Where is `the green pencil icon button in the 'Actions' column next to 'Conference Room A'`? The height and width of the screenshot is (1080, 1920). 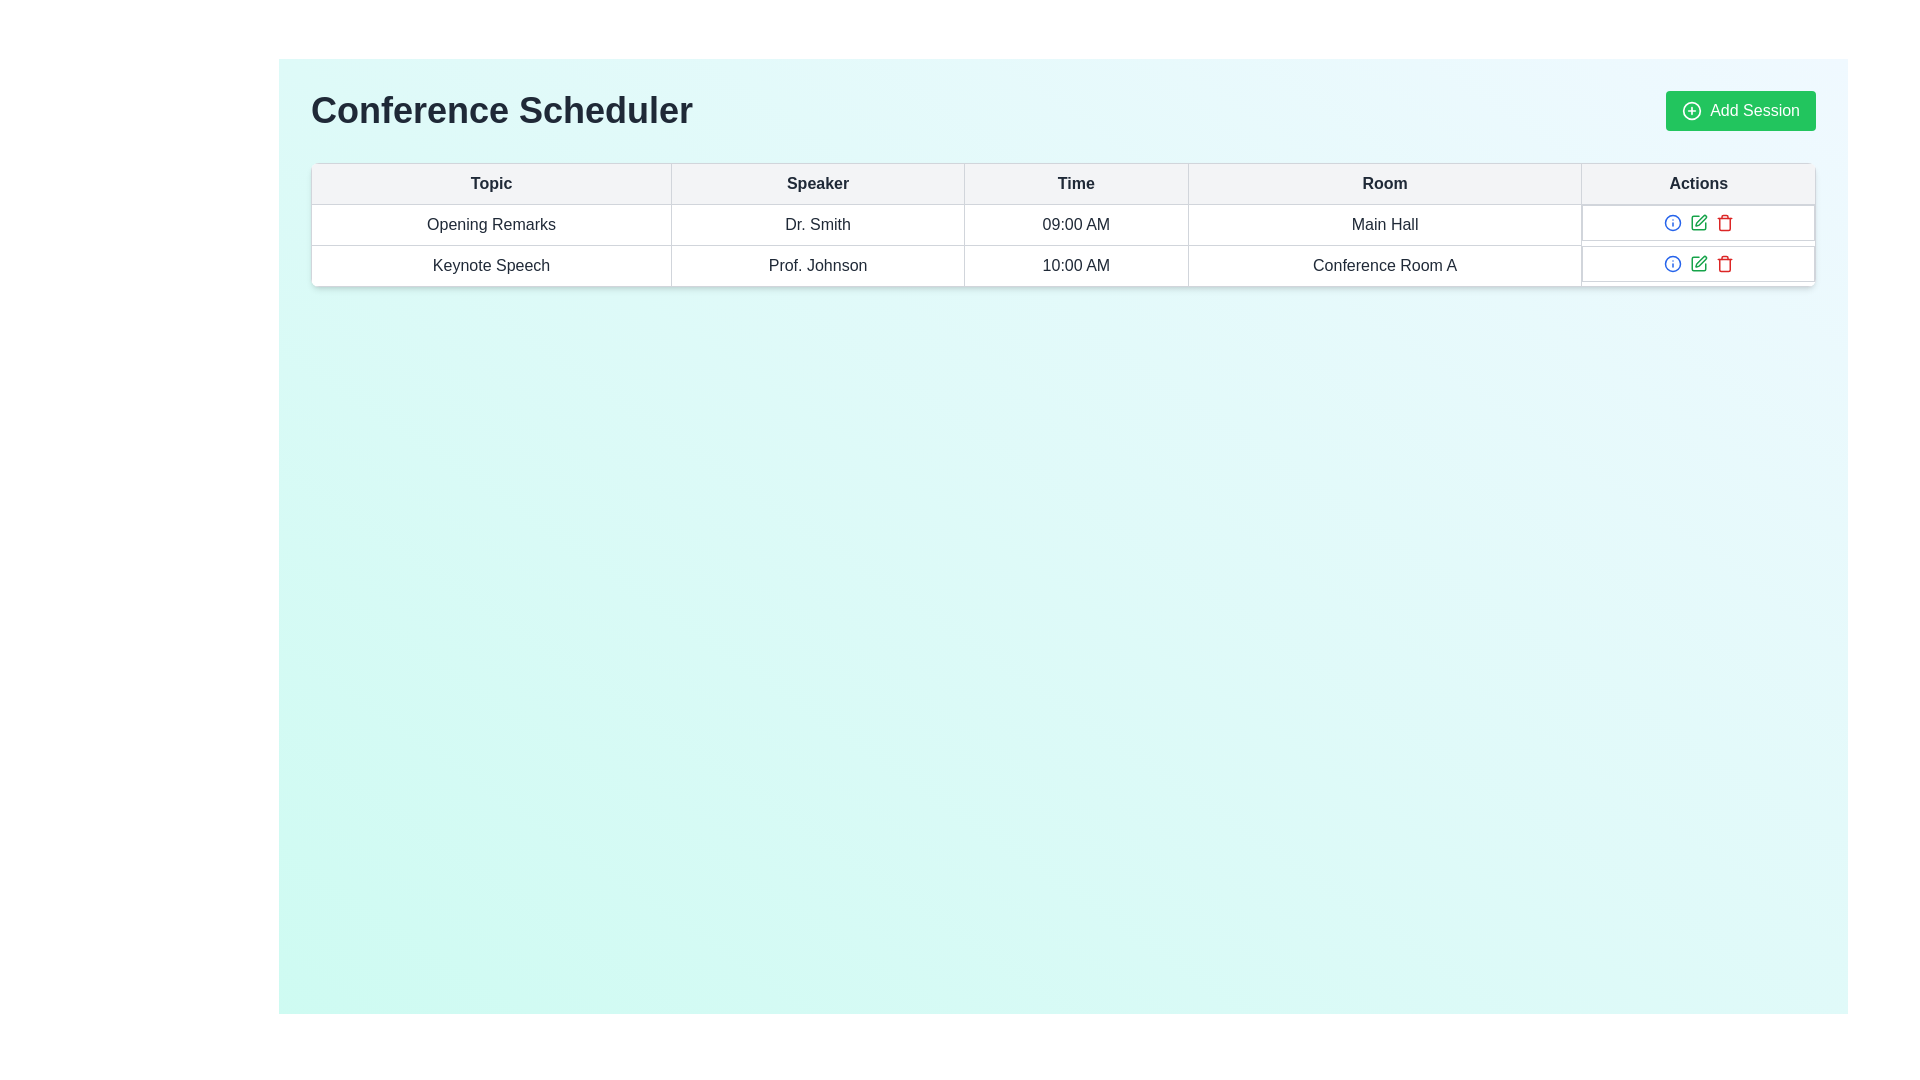 the green pencil icon button in the 'Actions' column next to 'Conference Room A' is located at coordinates (1697, 223).